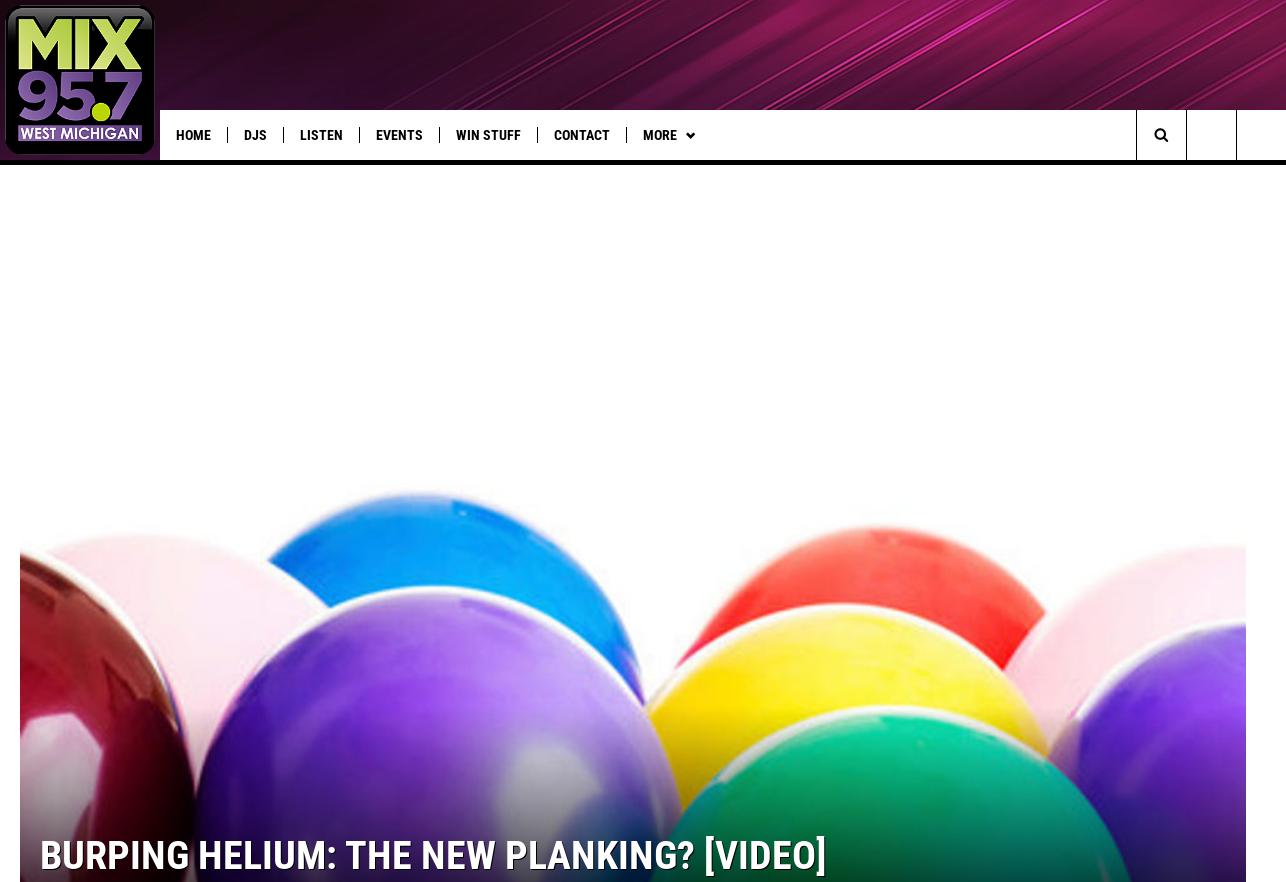  I want to click on 'Events', so click(398, 135).